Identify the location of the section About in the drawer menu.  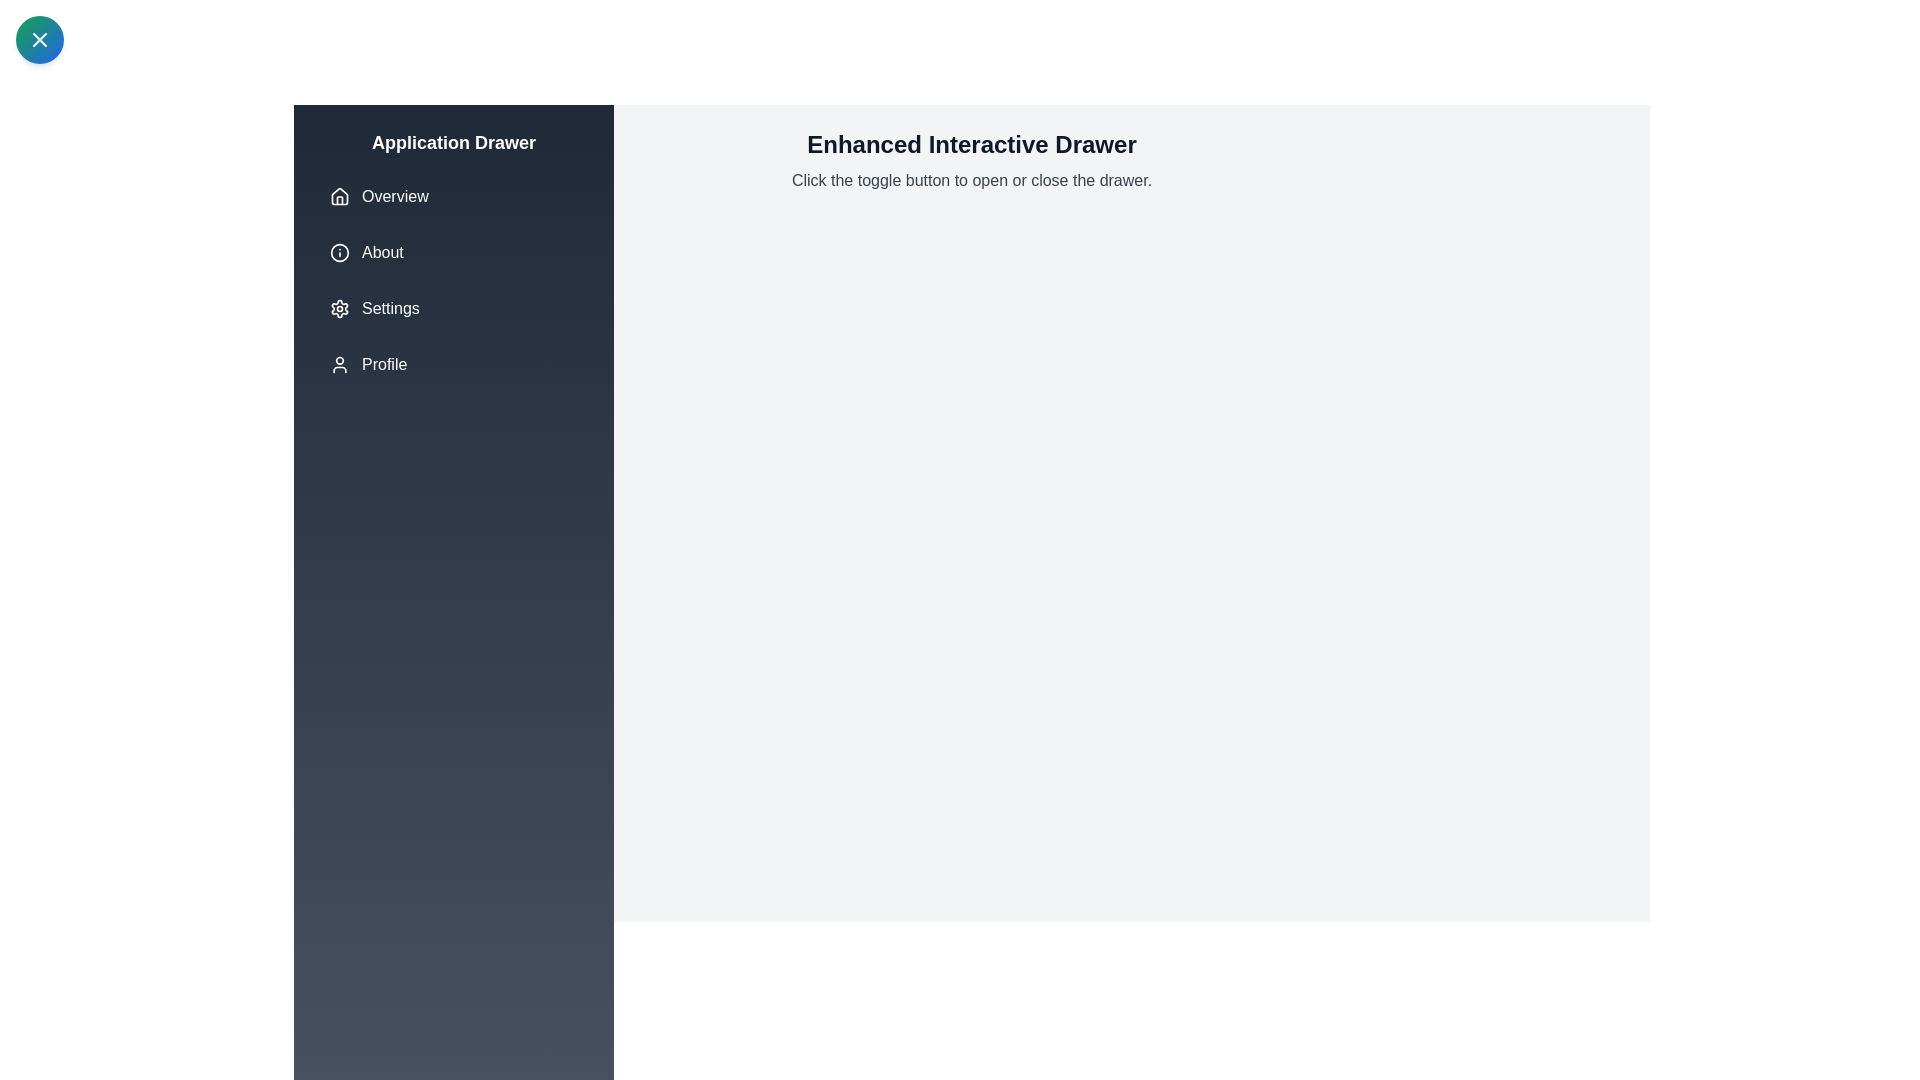
(453, 252).